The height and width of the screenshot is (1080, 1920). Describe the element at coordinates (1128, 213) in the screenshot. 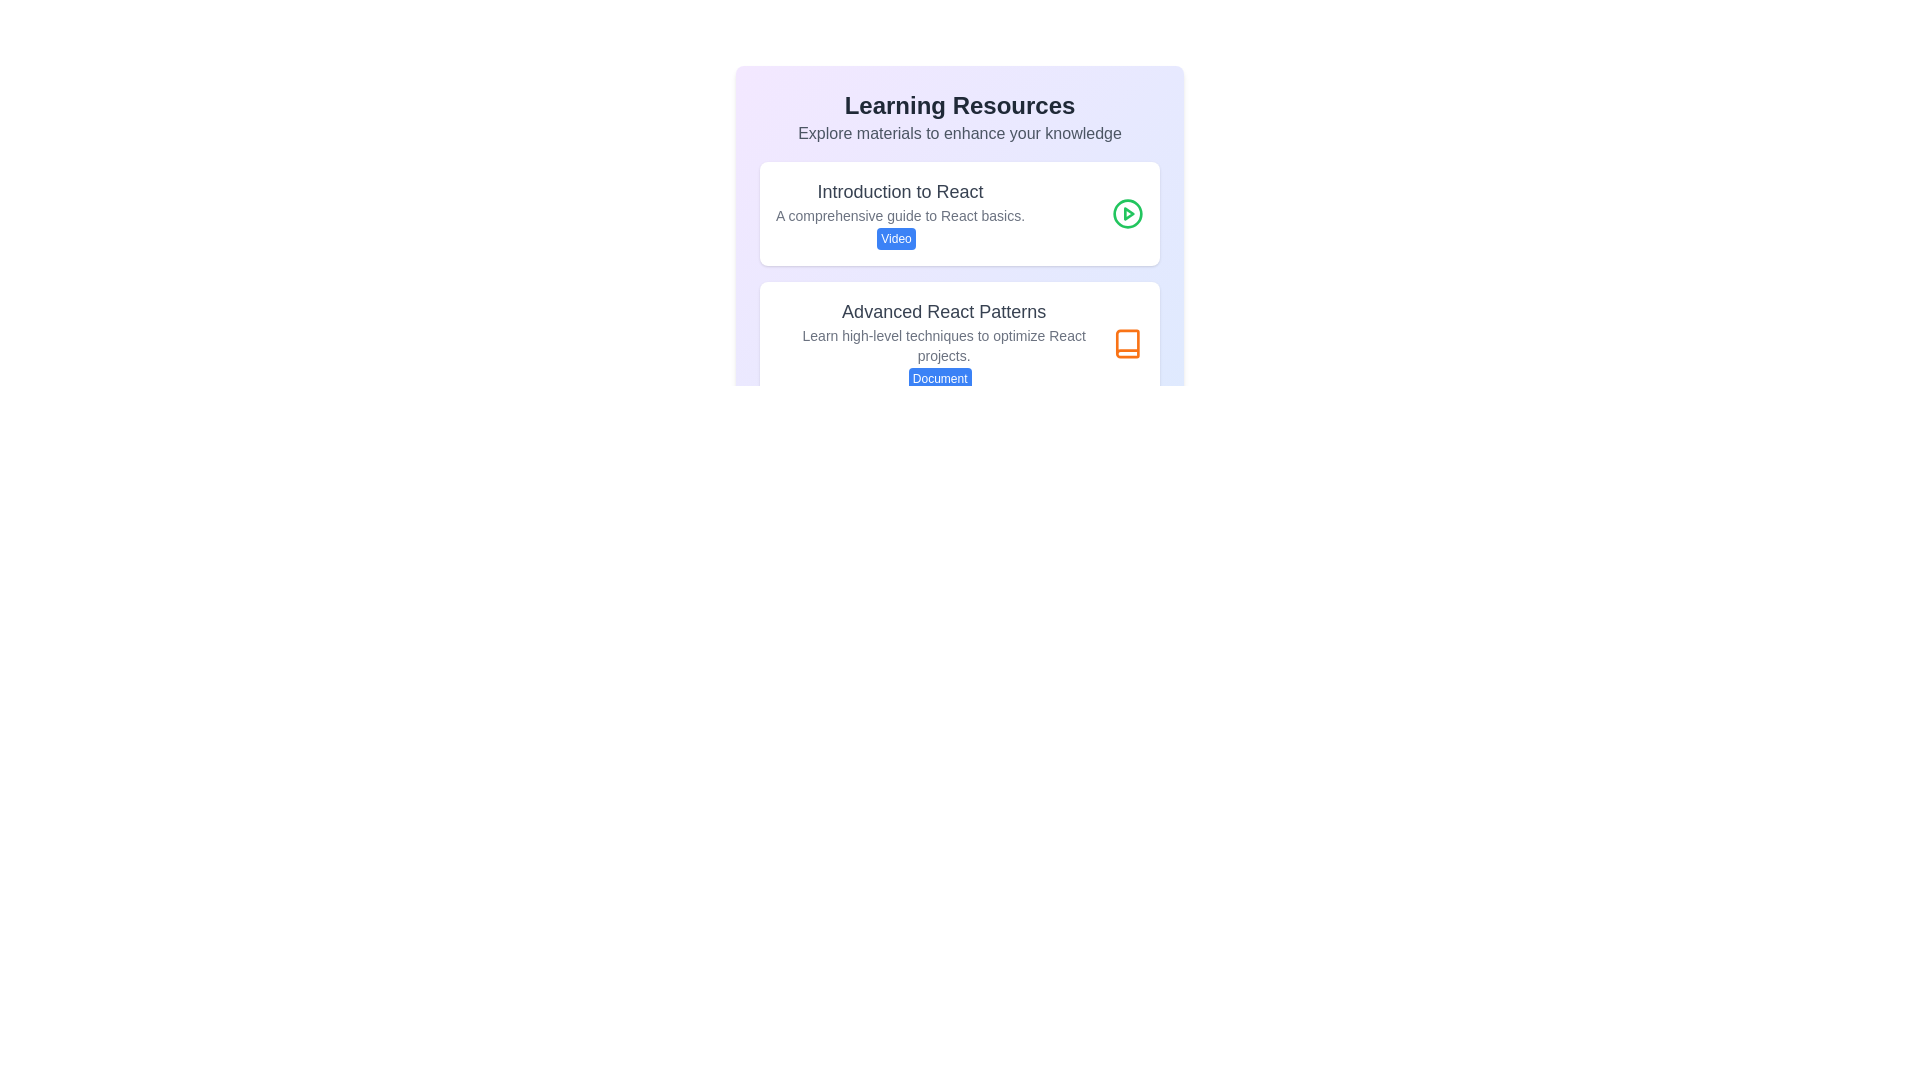

I see `the play icon for the 'Introduction to React' video to start playing it` at that location.